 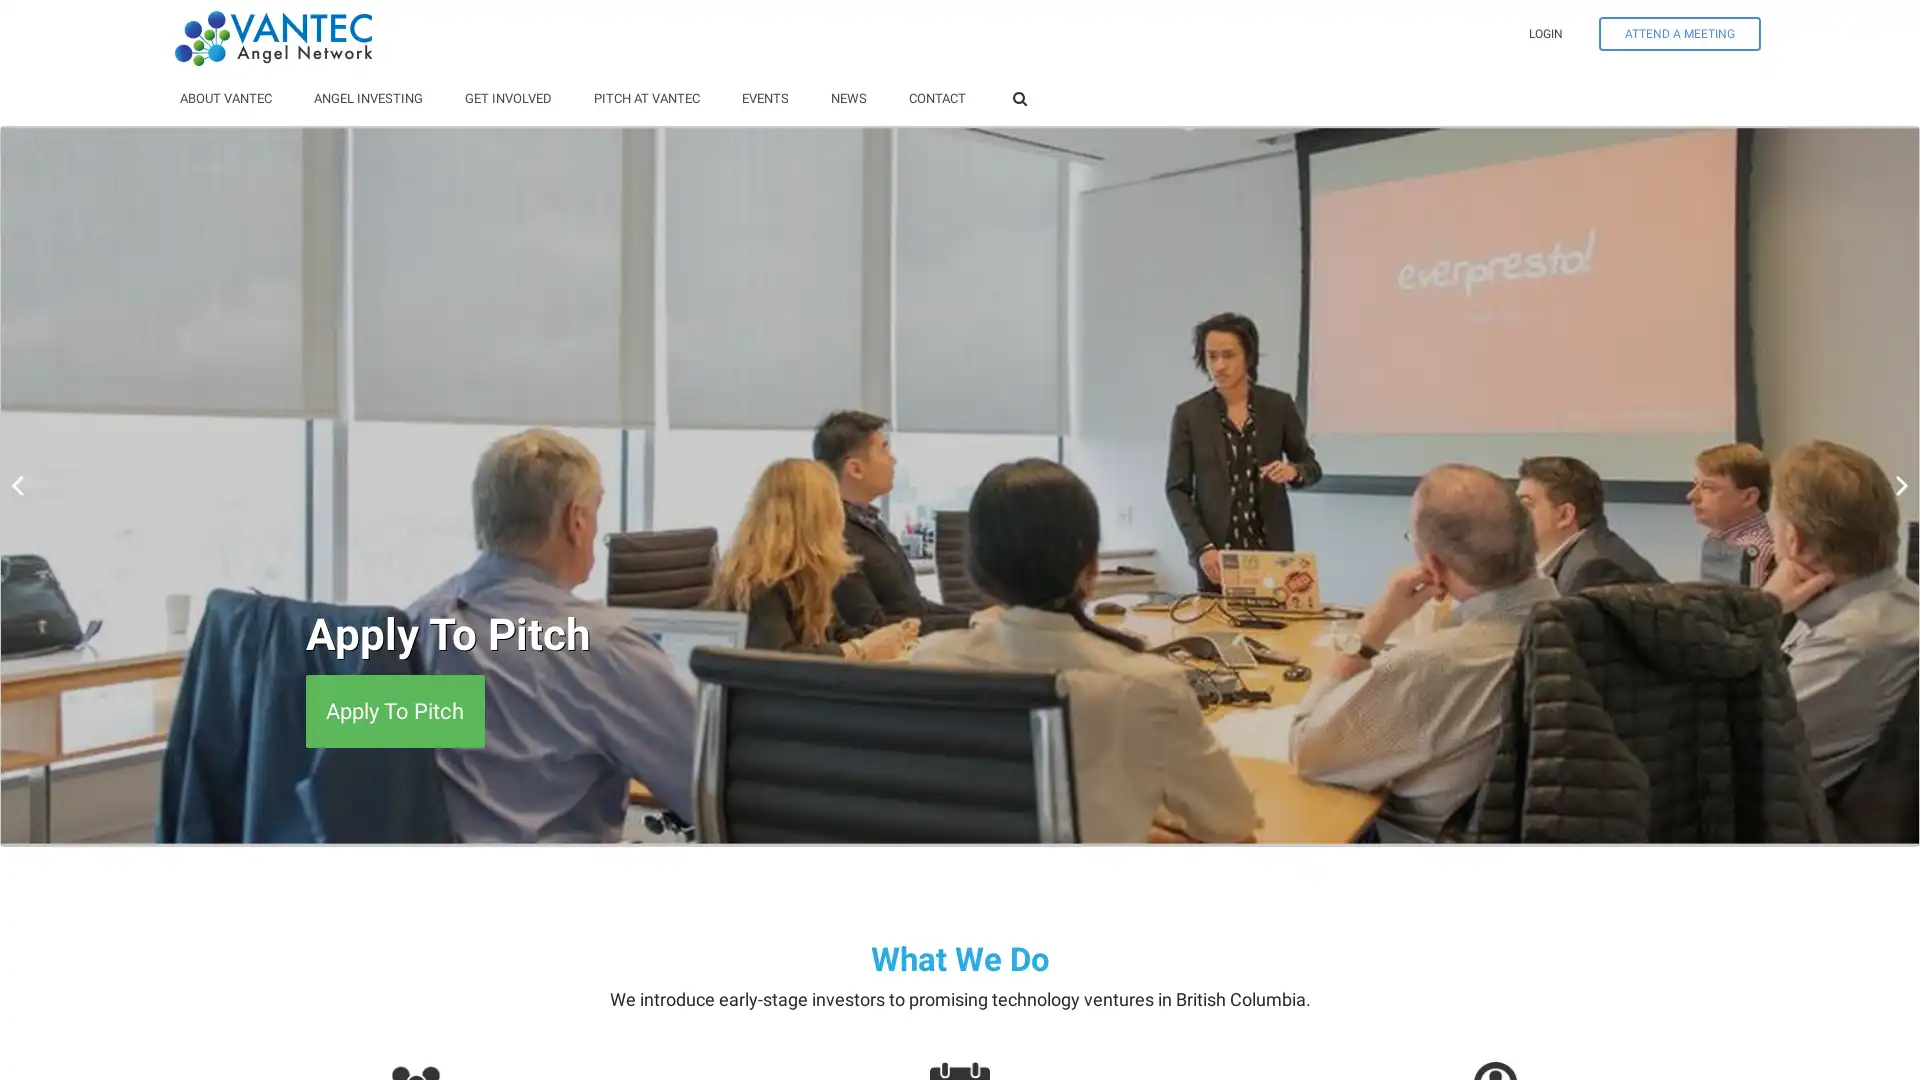 I want to click on Find Out More, so click(x=393, y=710).